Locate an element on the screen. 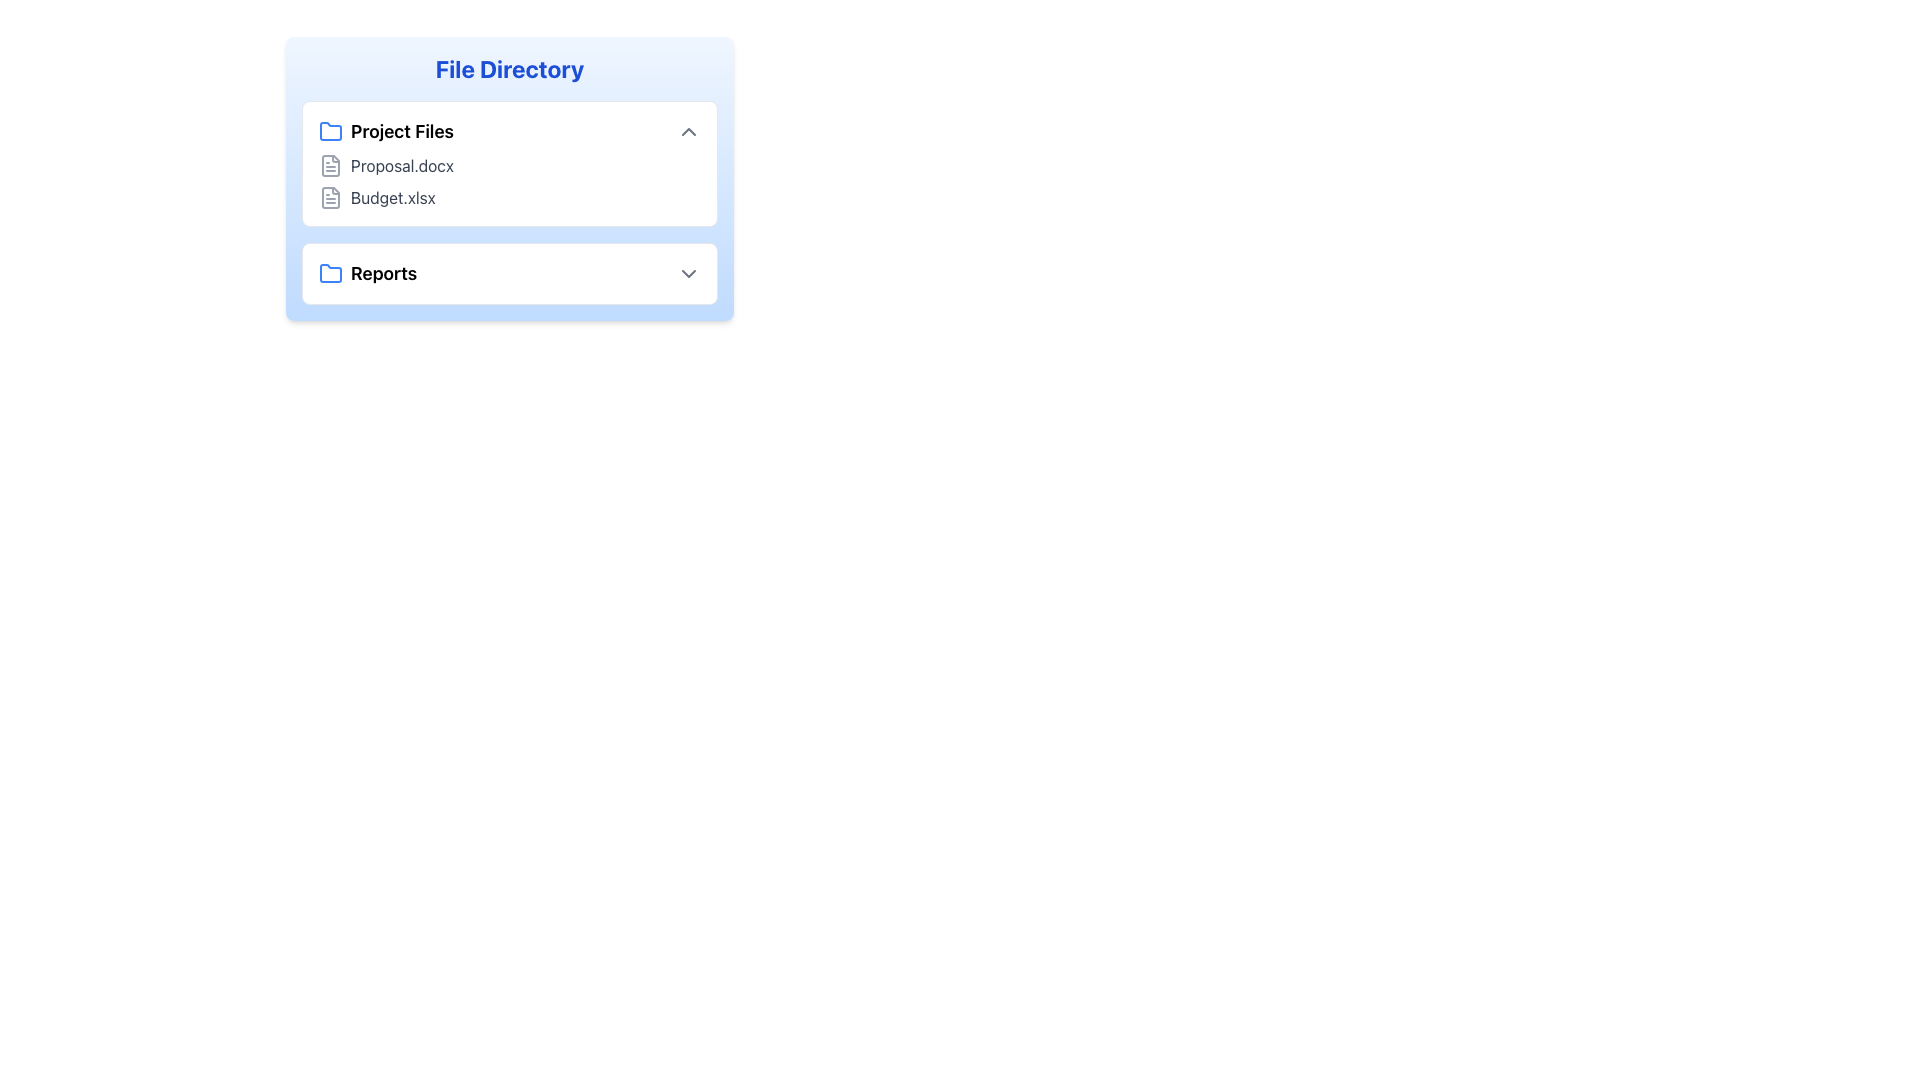  the plain text element displaying 'Budget.xlsx' in the 'Project Files' section is located at coordinates (393, 197).